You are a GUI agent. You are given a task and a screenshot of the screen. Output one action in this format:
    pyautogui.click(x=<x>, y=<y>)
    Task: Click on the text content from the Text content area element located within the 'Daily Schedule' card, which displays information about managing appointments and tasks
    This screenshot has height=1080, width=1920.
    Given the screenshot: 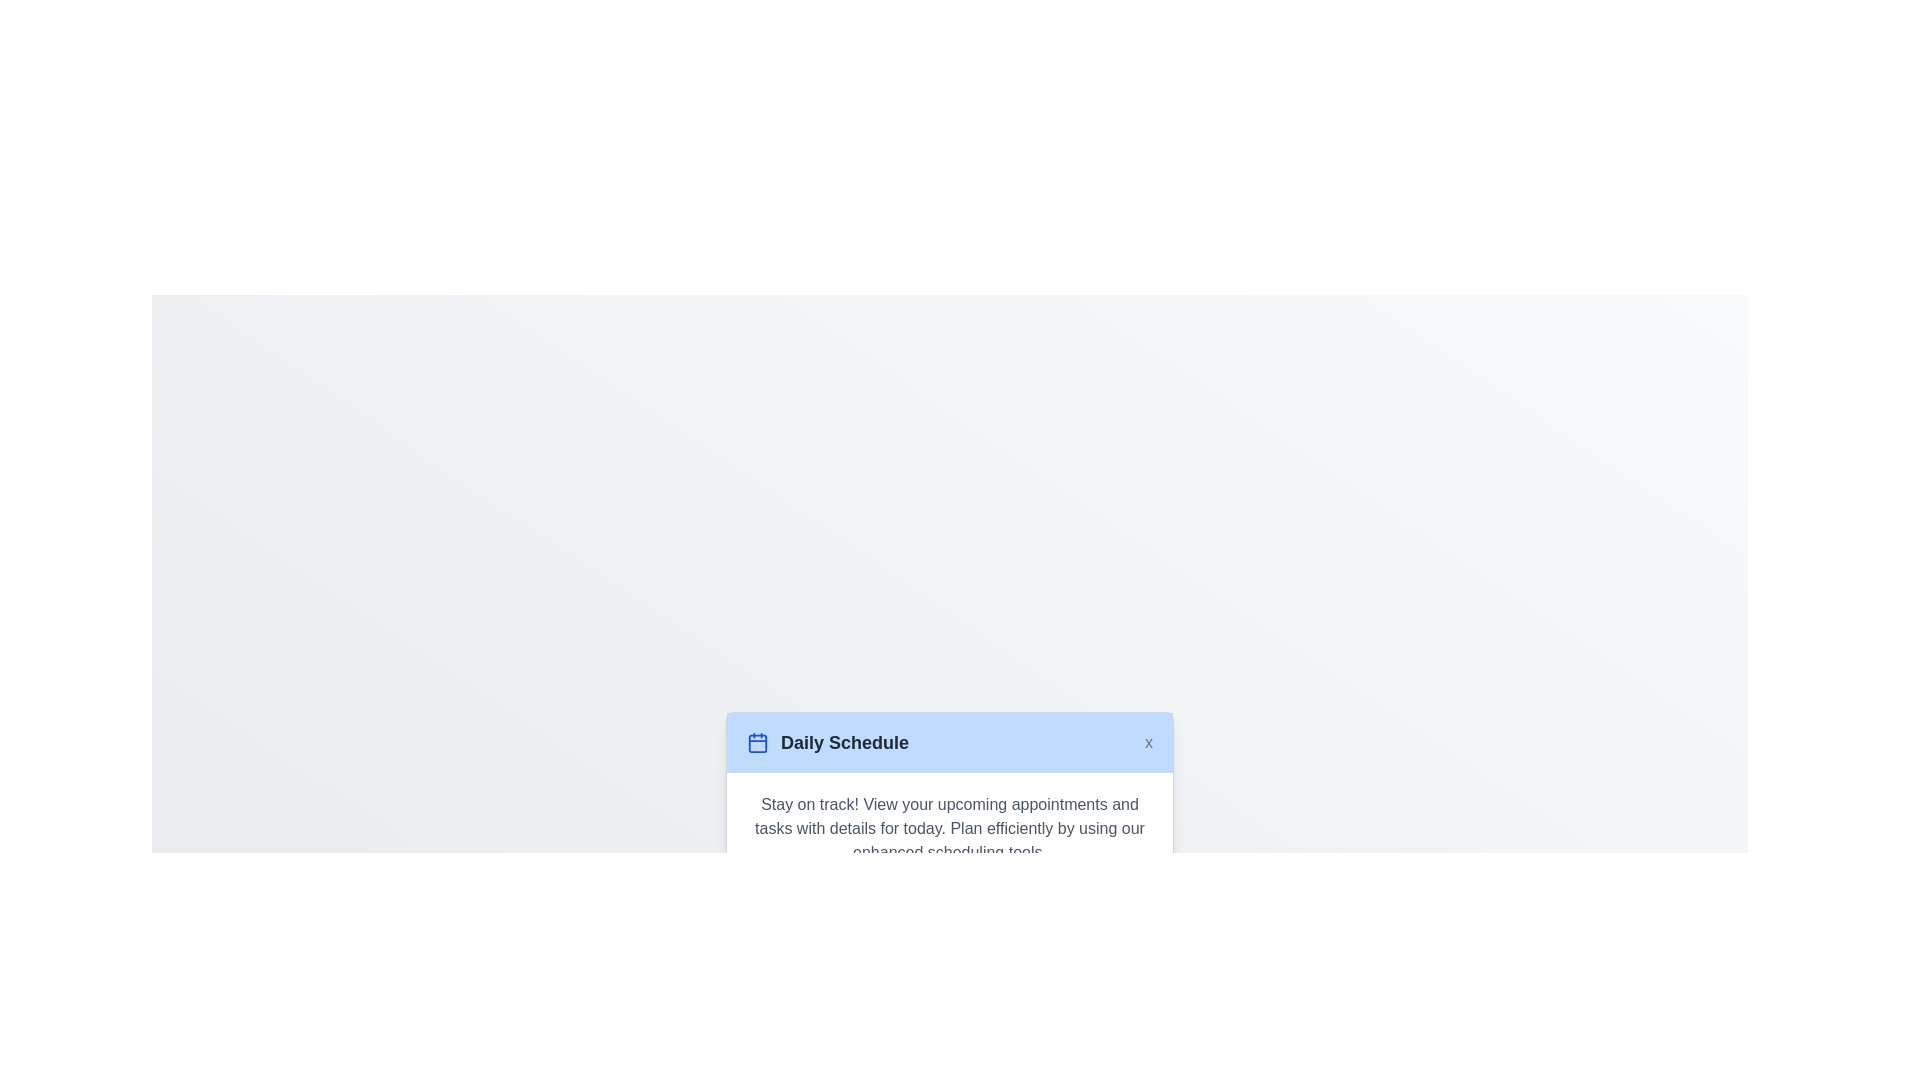 What is the action you would take?
    pyautogui.click(x=949, y=828)
    